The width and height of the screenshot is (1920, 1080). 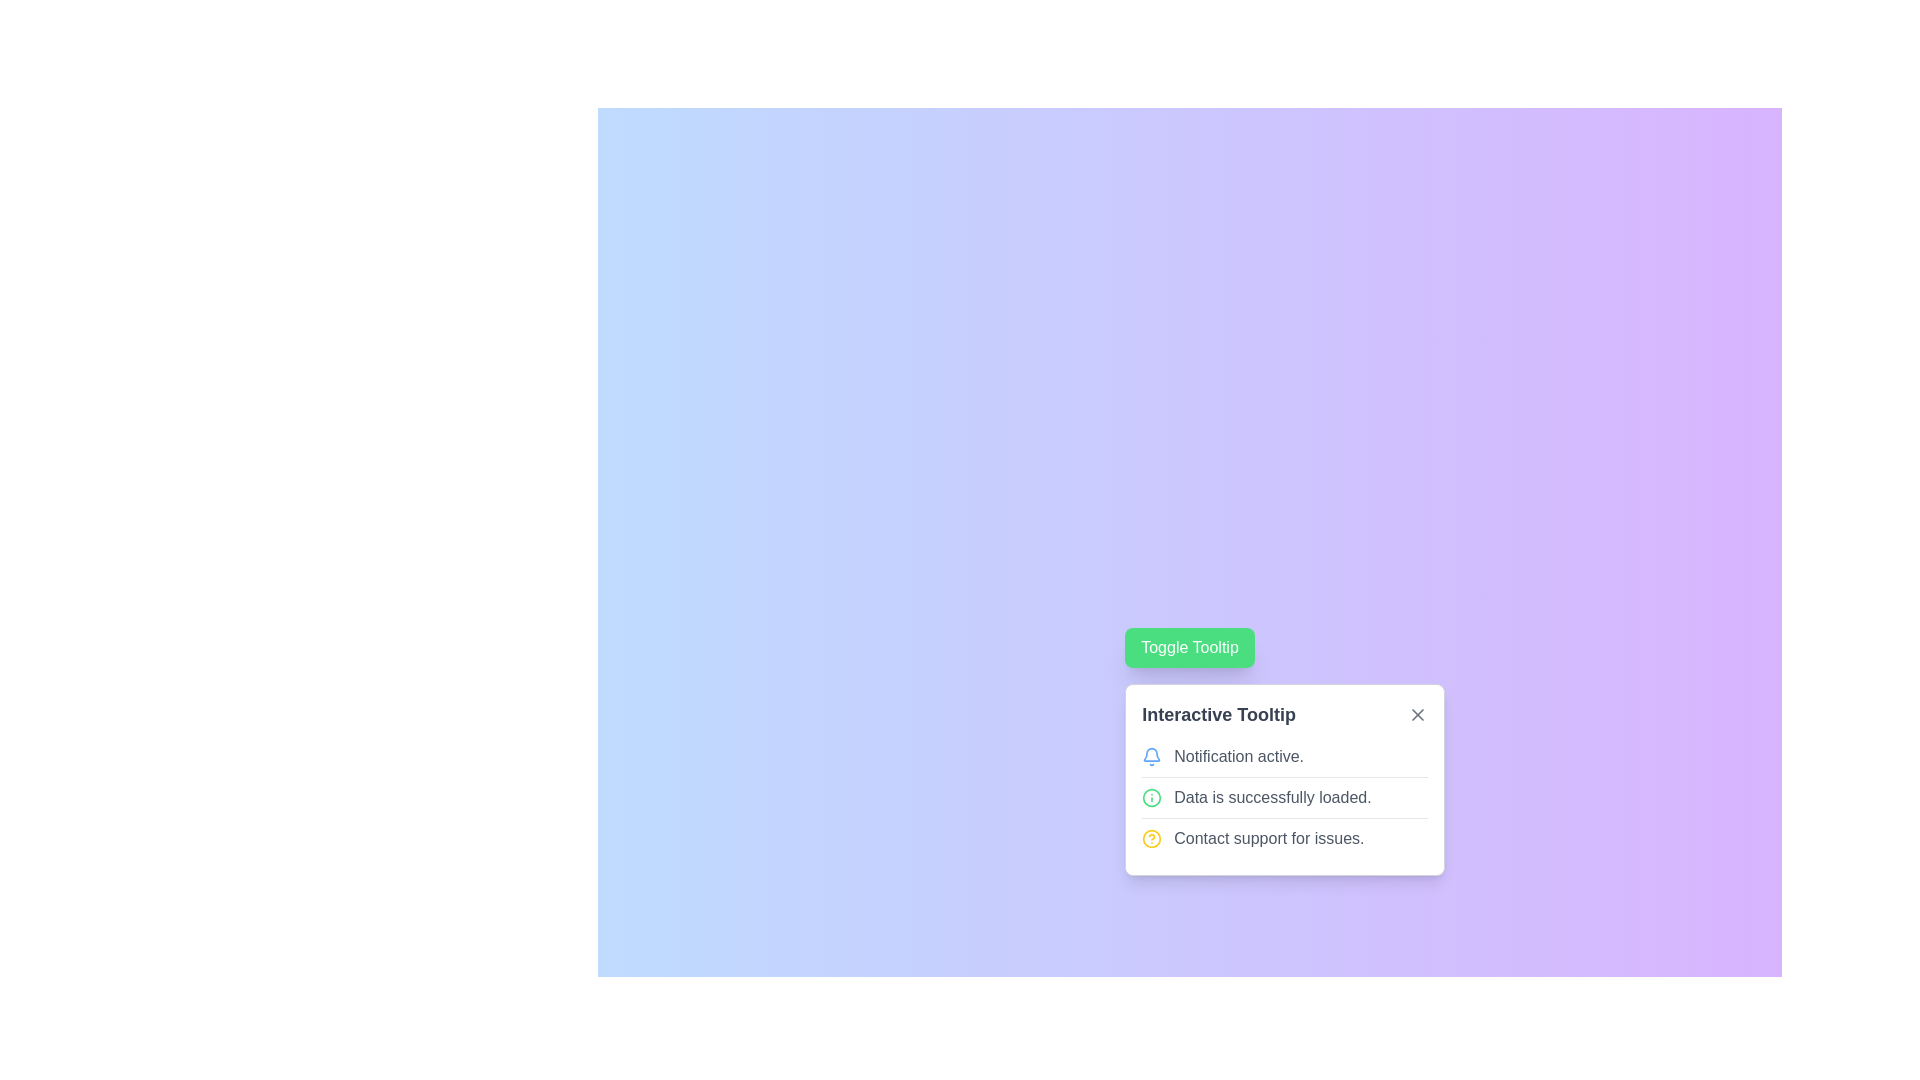 I want to click on the close button located in the top-right corner of the 'Interactive Tooltip', so click(x=1417, y=713).